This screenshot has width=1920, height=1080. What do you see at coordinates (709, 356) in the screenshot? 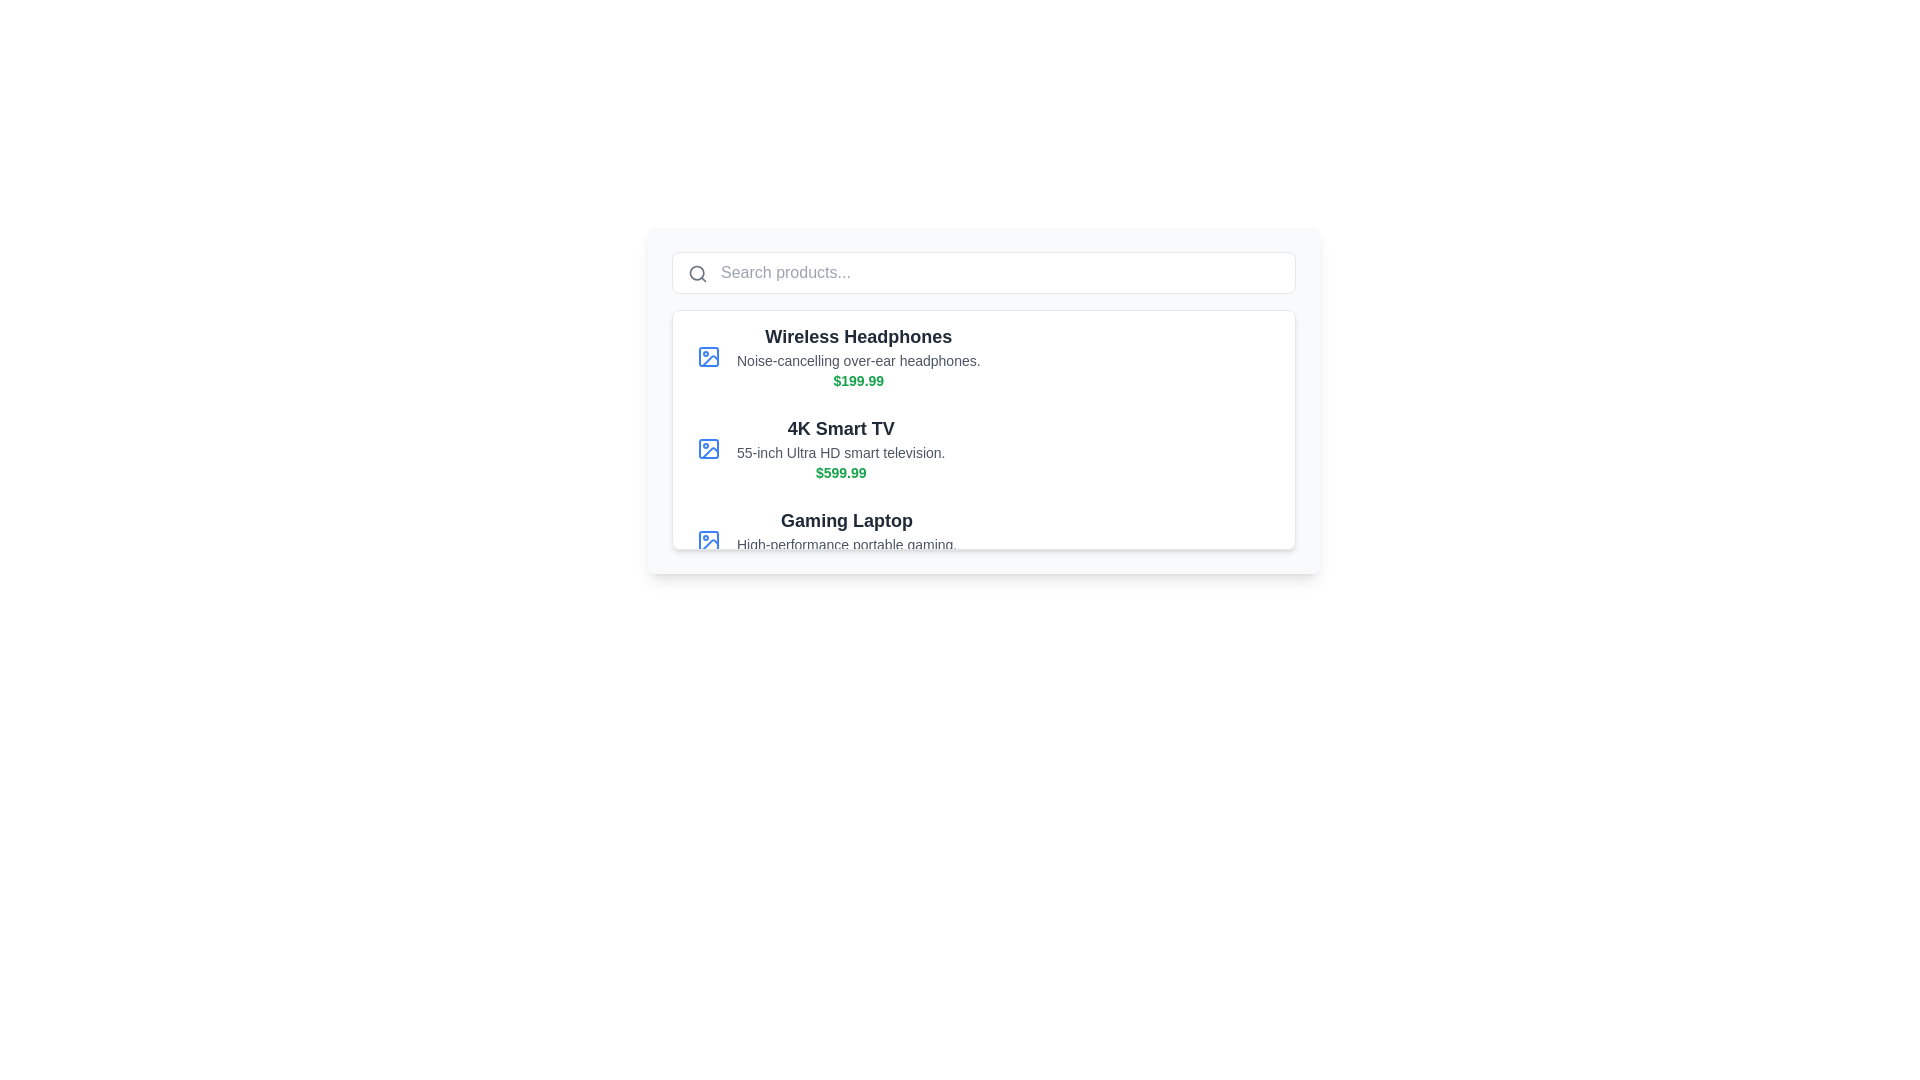
I see `the rectangular placeholder element within the image icon` at bounding box center [709, 356].